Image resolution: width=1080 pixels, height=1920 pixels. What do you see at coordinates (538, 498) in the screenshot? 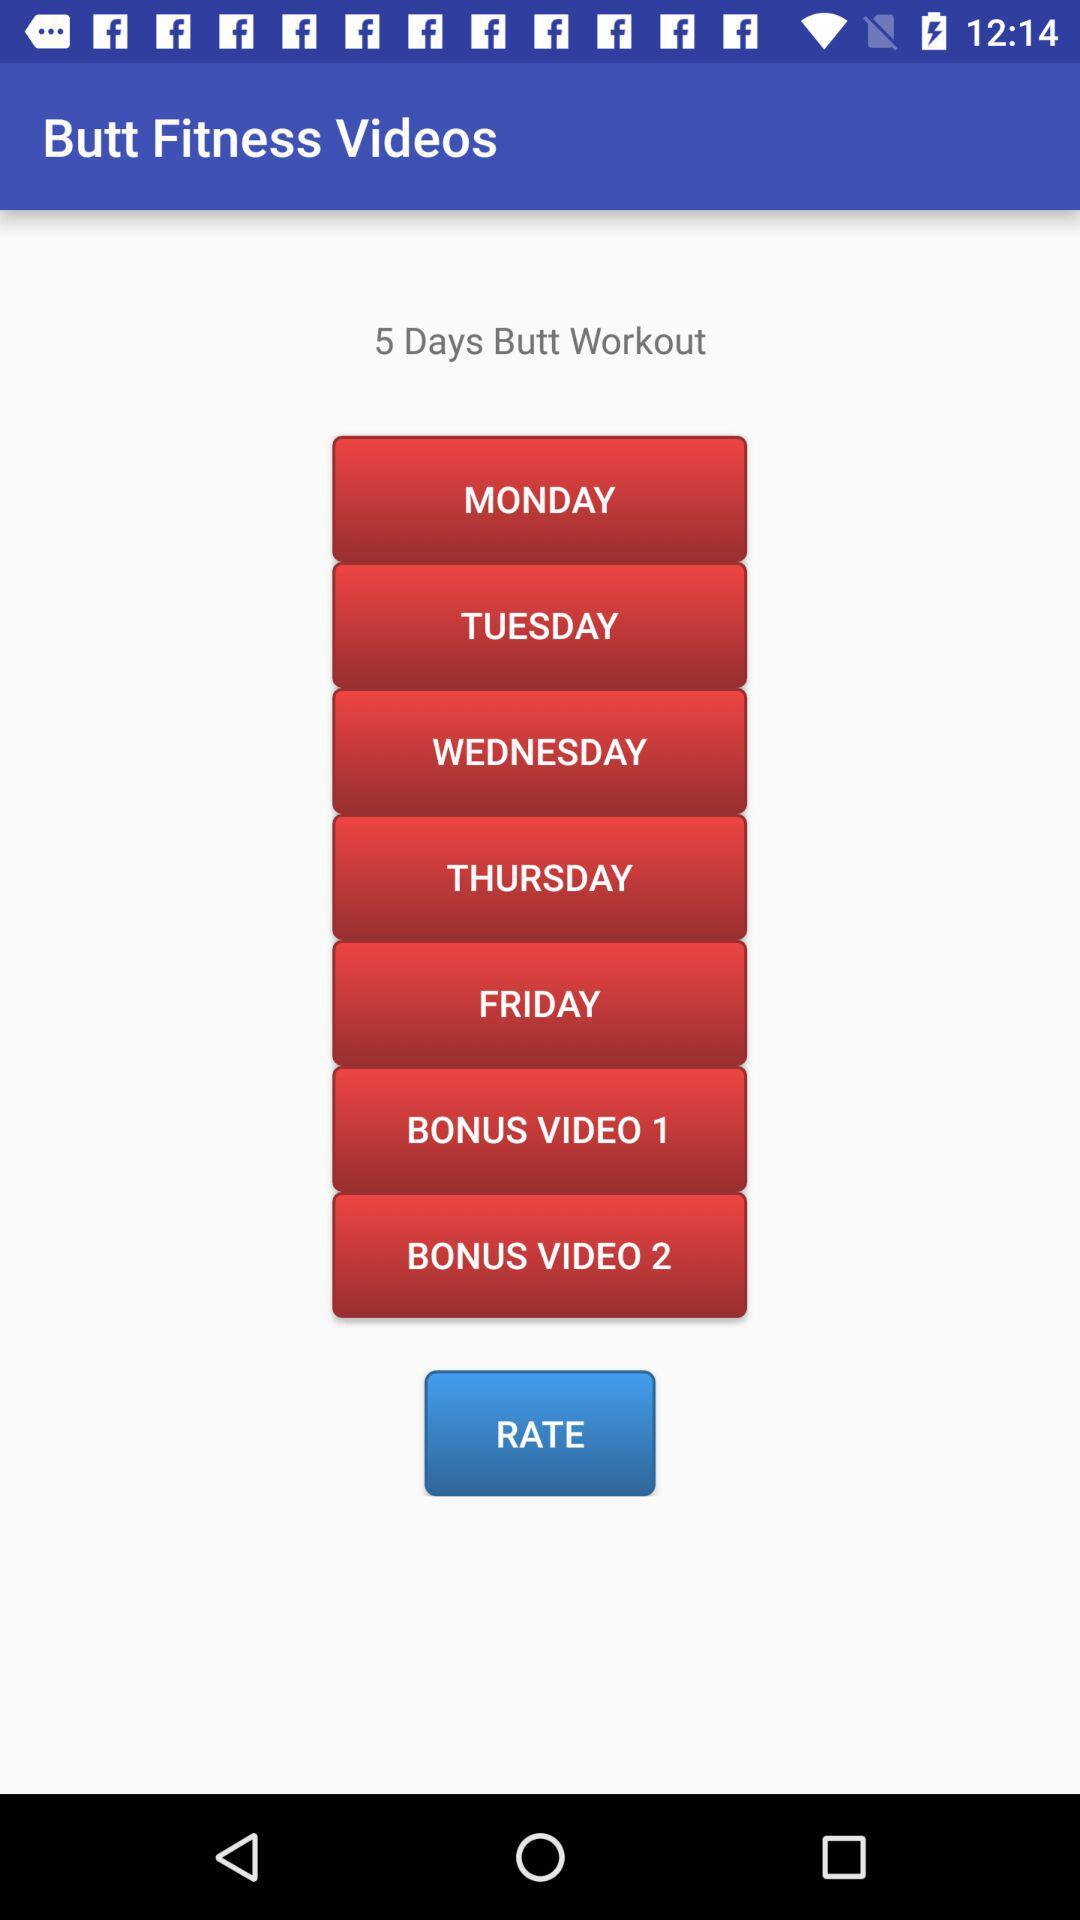
I see `item below the 5 days butt icon` at bounding box center [538, 498].